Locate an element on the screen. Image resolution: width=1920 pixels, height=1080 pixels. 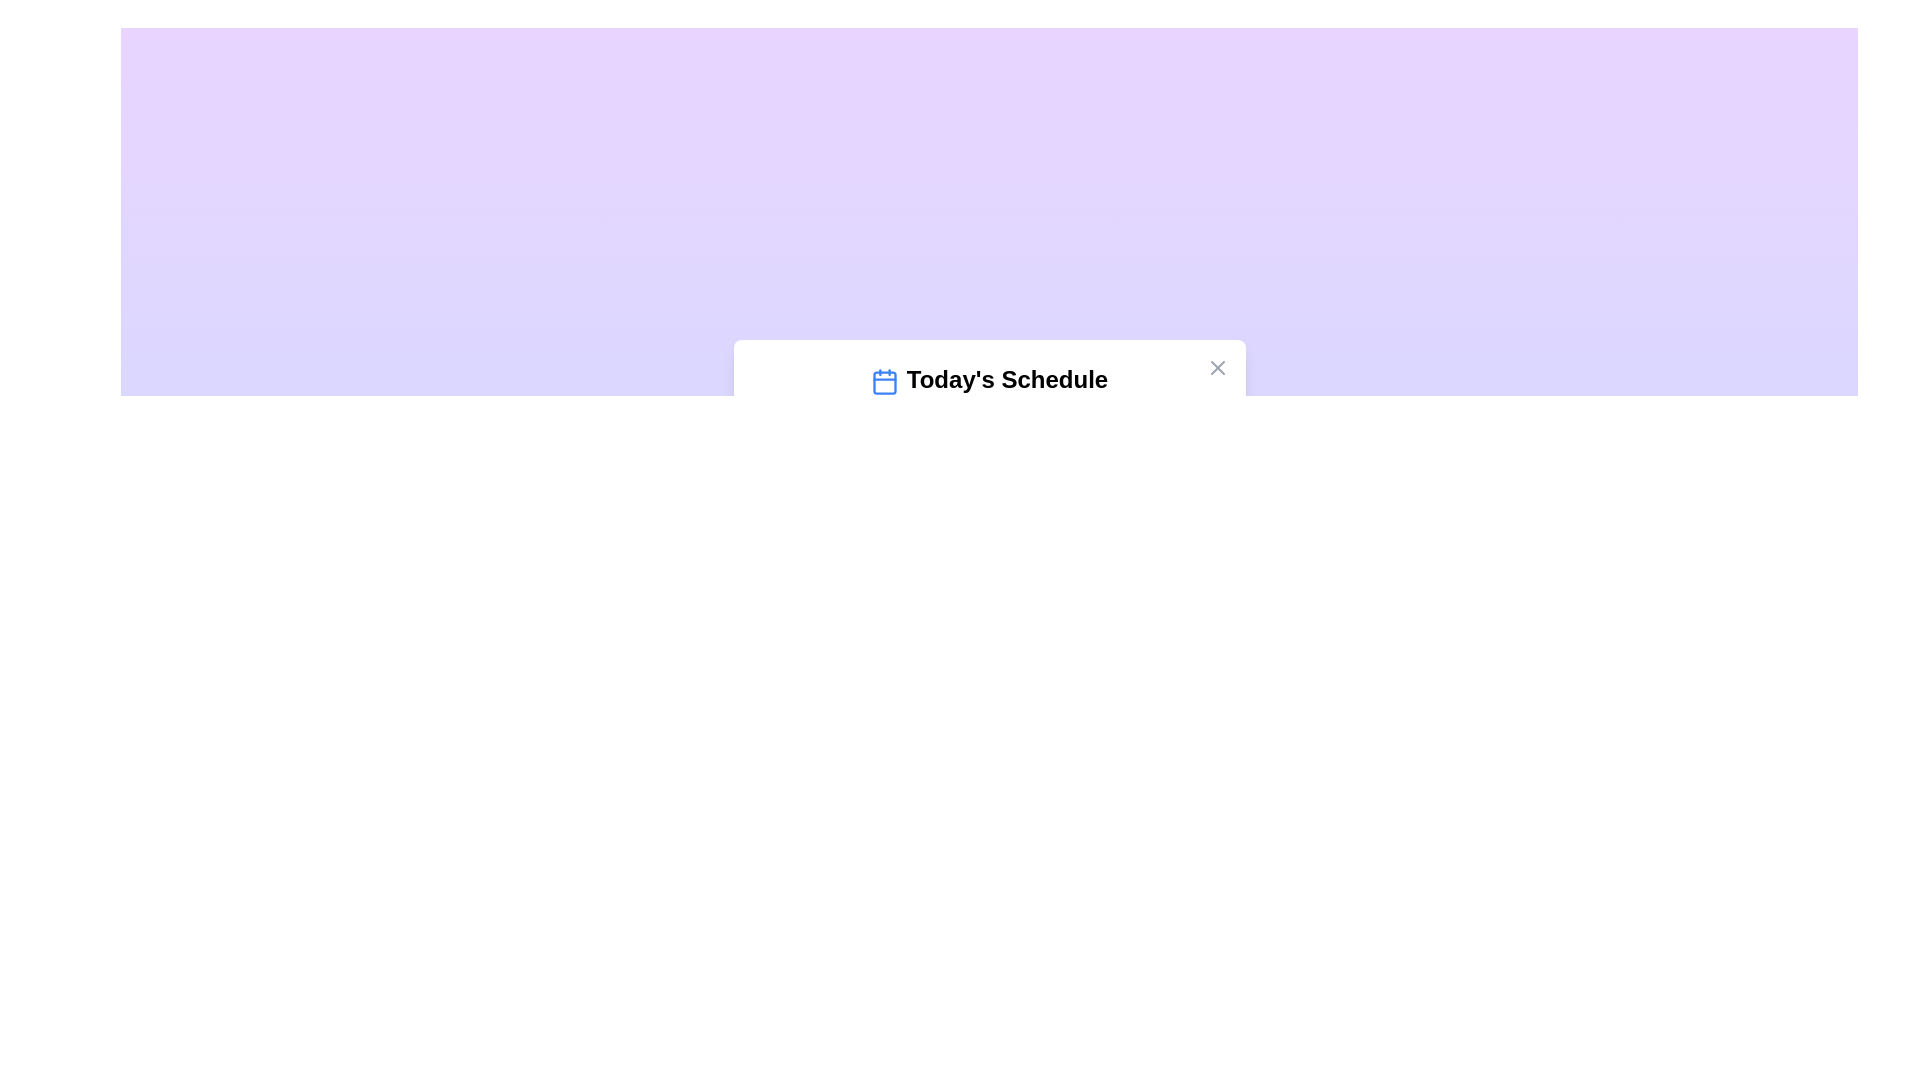
the heading text element for today's scheduled activities is located at coordinates (989, 380).